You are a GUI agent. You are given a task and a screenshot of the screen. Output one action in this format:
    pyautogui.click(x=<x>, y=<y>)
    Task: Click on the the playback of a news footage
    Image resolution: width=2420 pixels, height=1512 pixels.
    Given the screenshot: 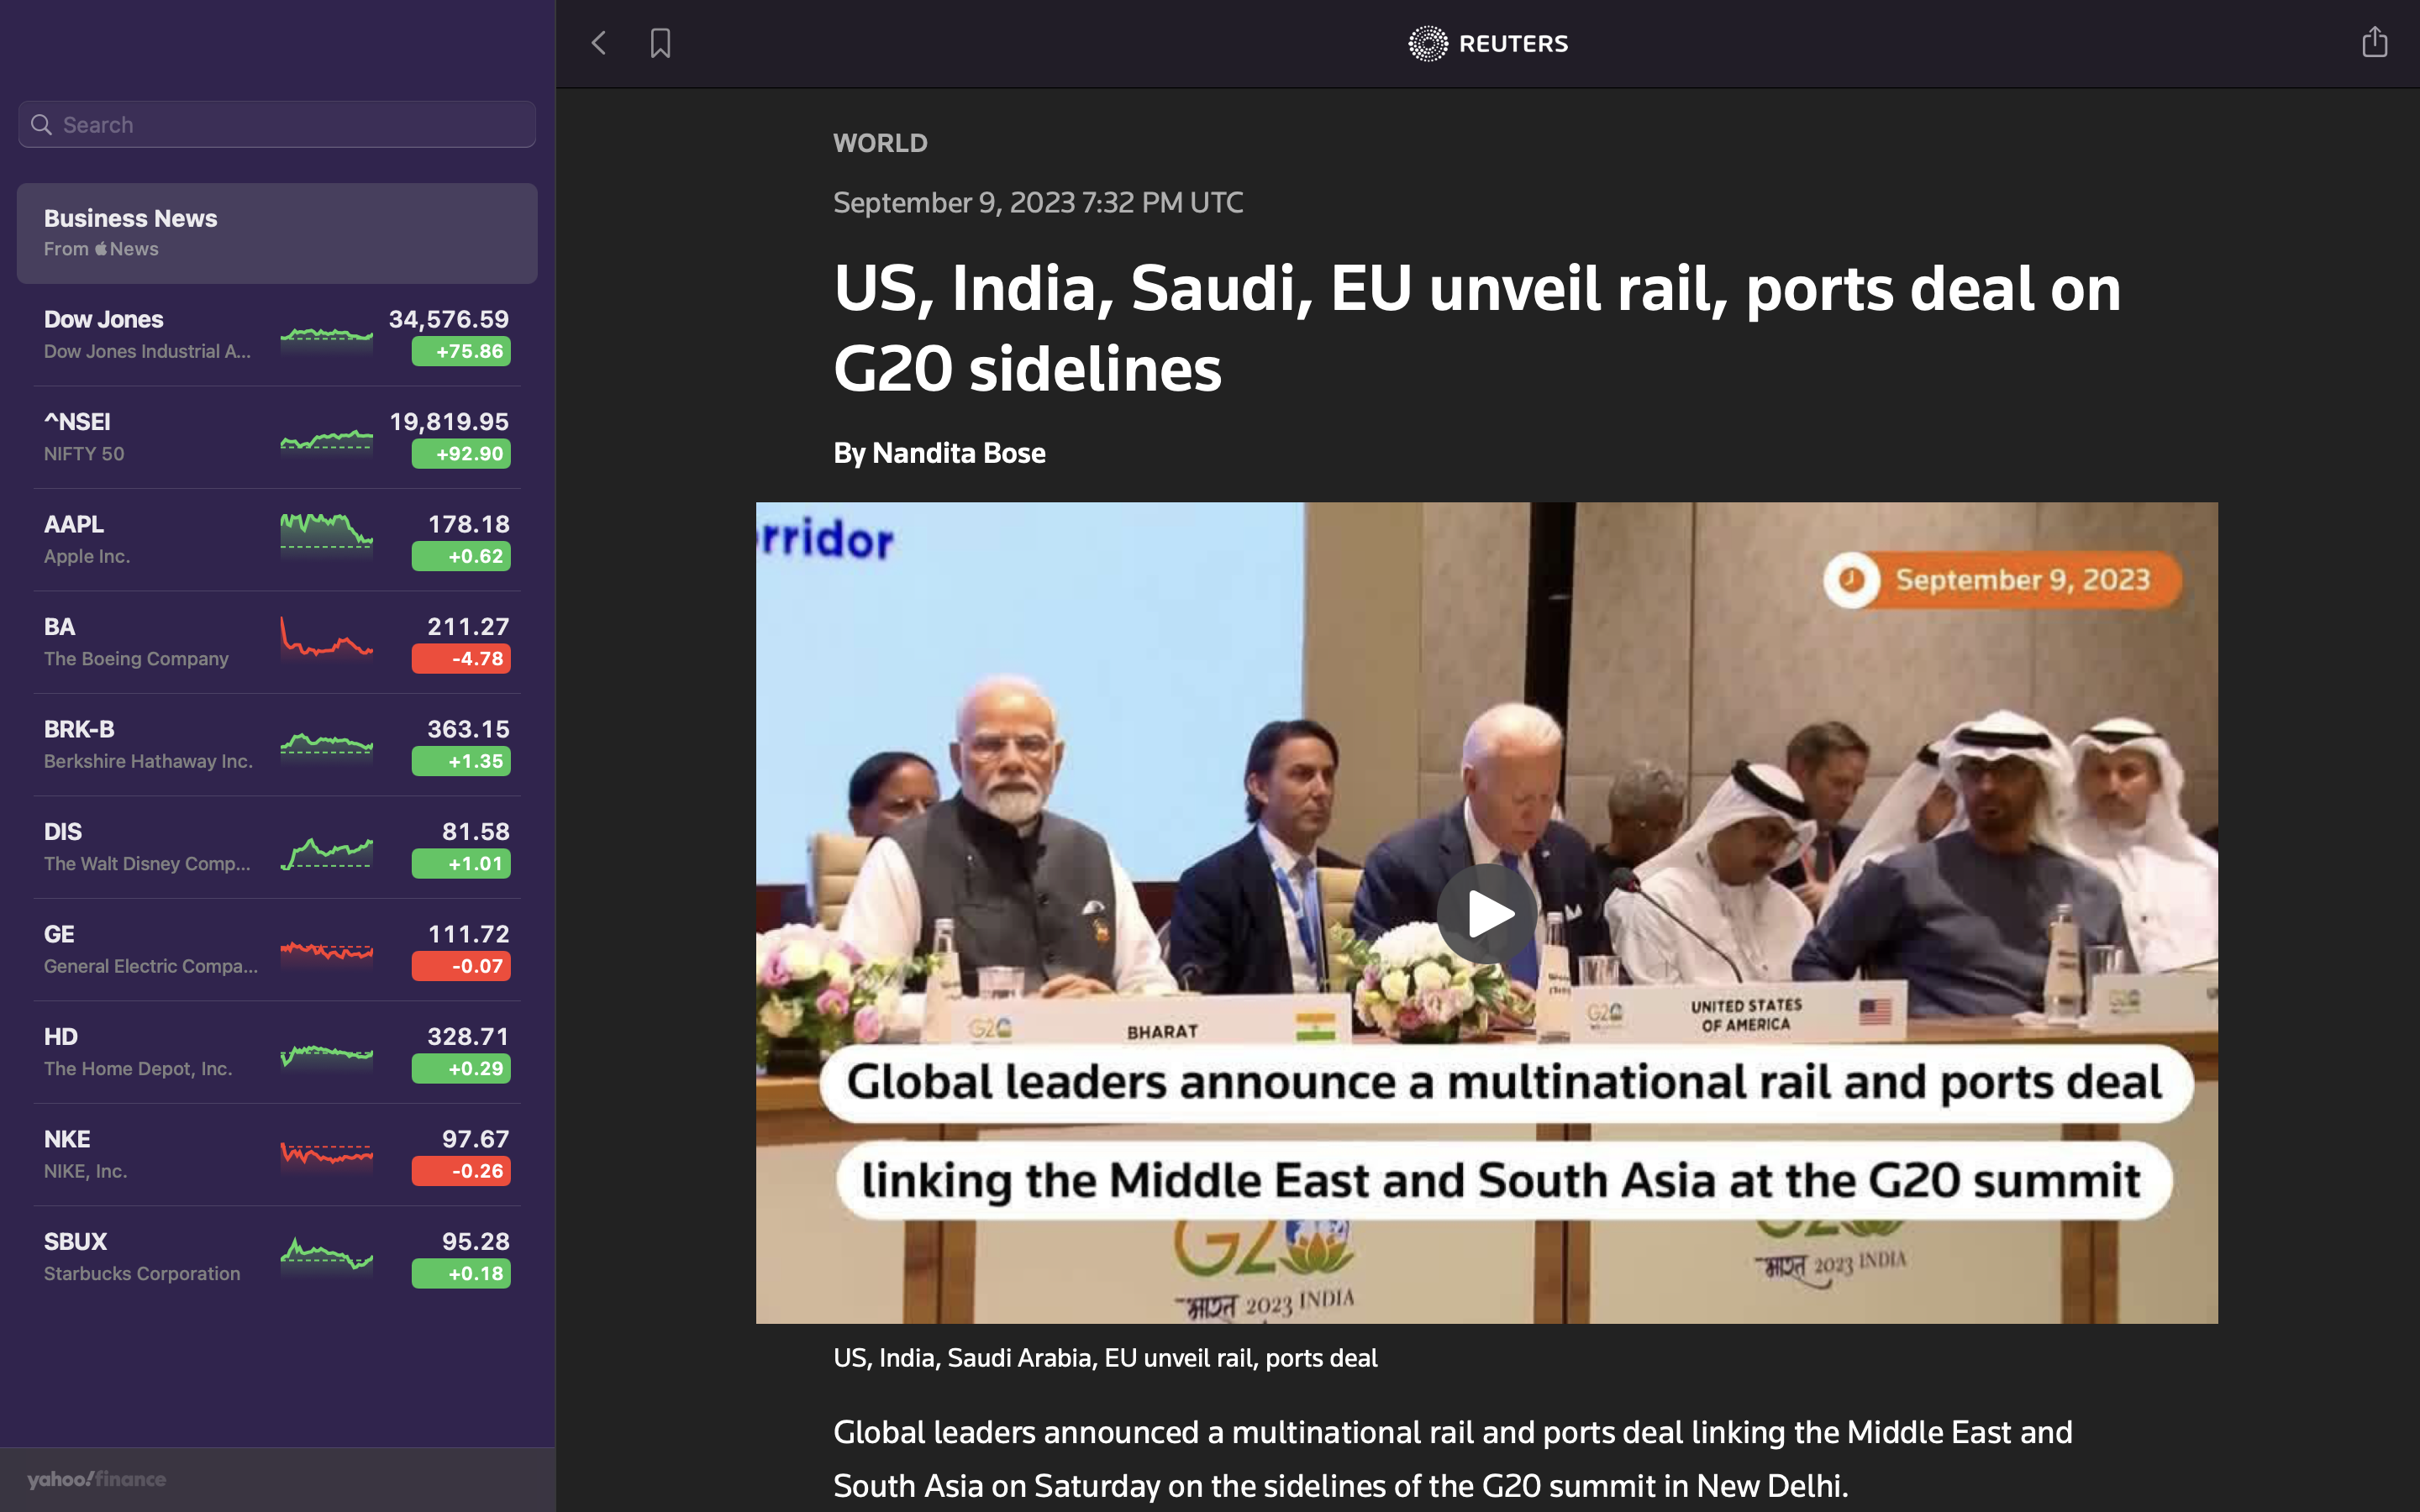 What is the action you would take?
    pyautogui.click(x=1488, y=909)
    